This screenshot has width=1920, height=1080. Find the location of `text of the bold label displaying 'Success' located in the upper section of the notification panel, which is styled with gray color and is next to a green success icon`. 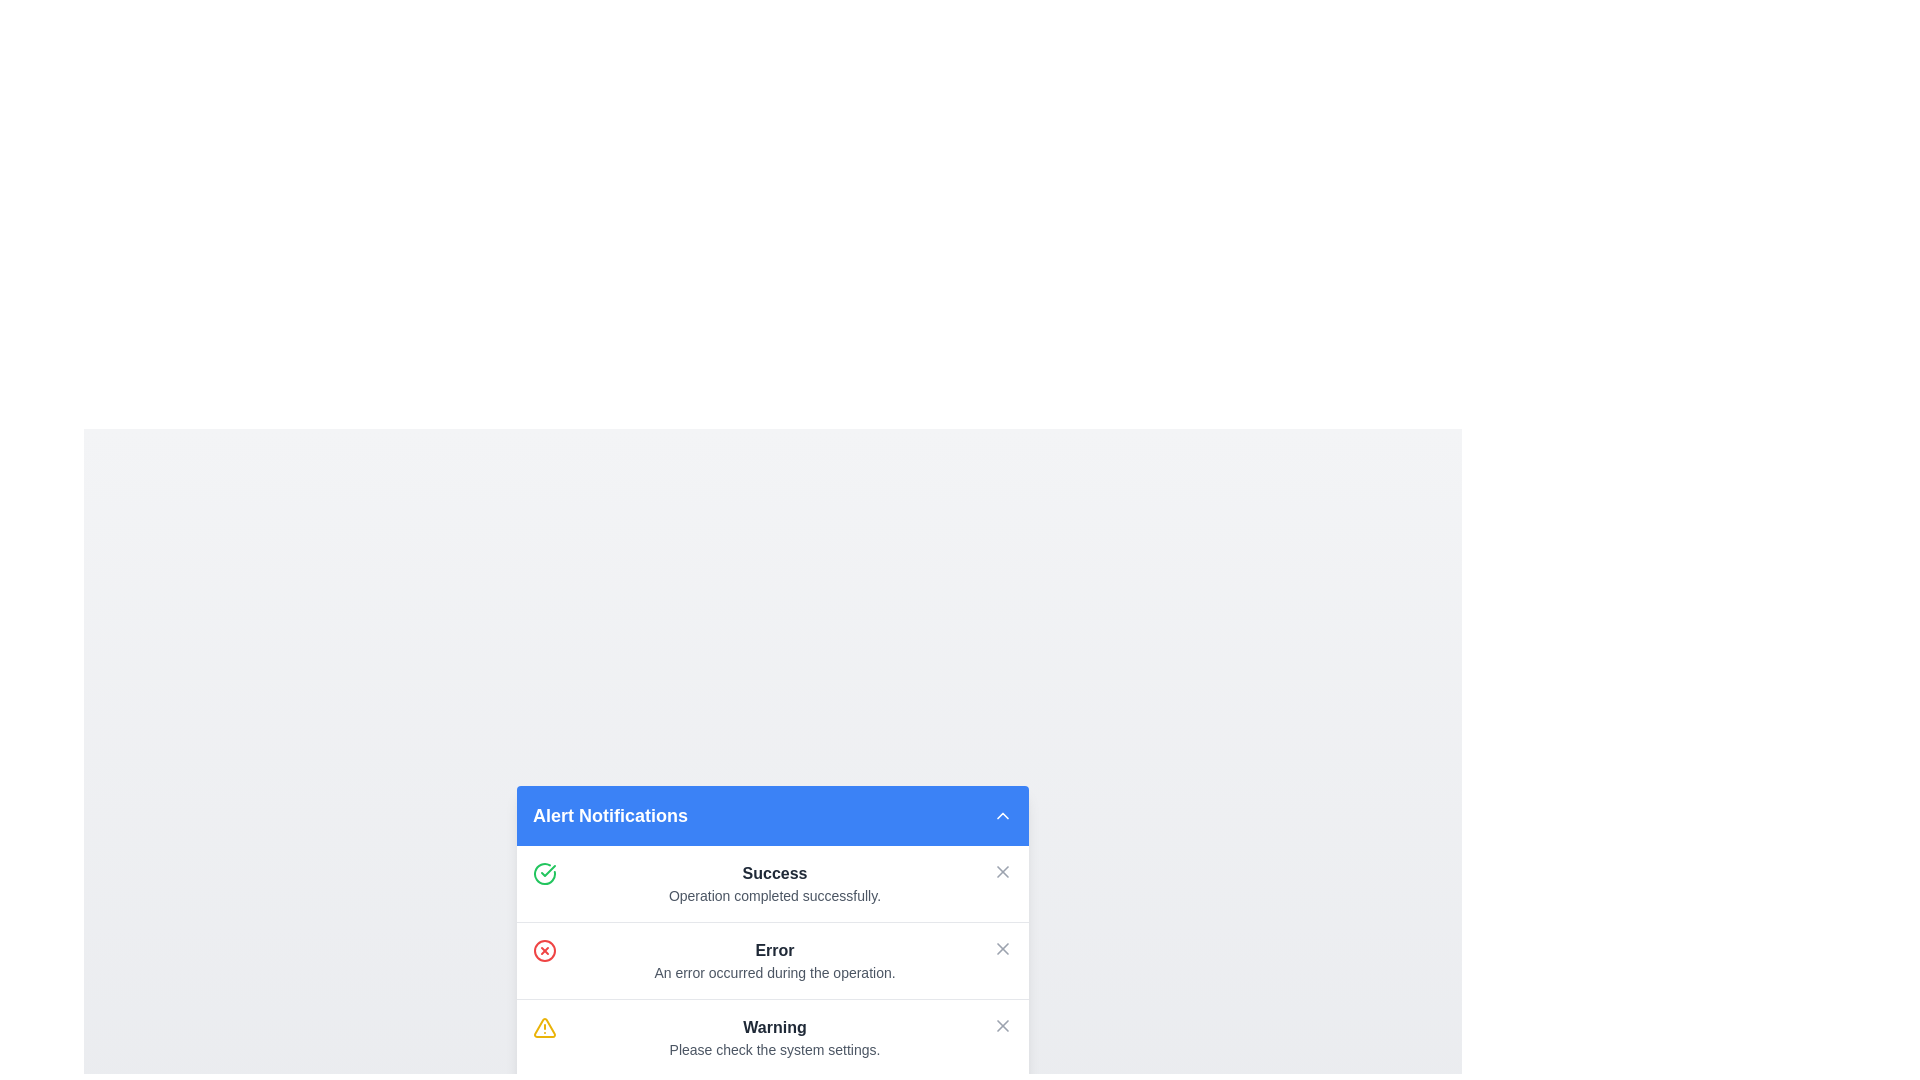

text of the bold label displaying 'Success' located in the upper section of the notification panel, which is styled with gray color and is next to a green success icon is located at coordinates (773, 872).